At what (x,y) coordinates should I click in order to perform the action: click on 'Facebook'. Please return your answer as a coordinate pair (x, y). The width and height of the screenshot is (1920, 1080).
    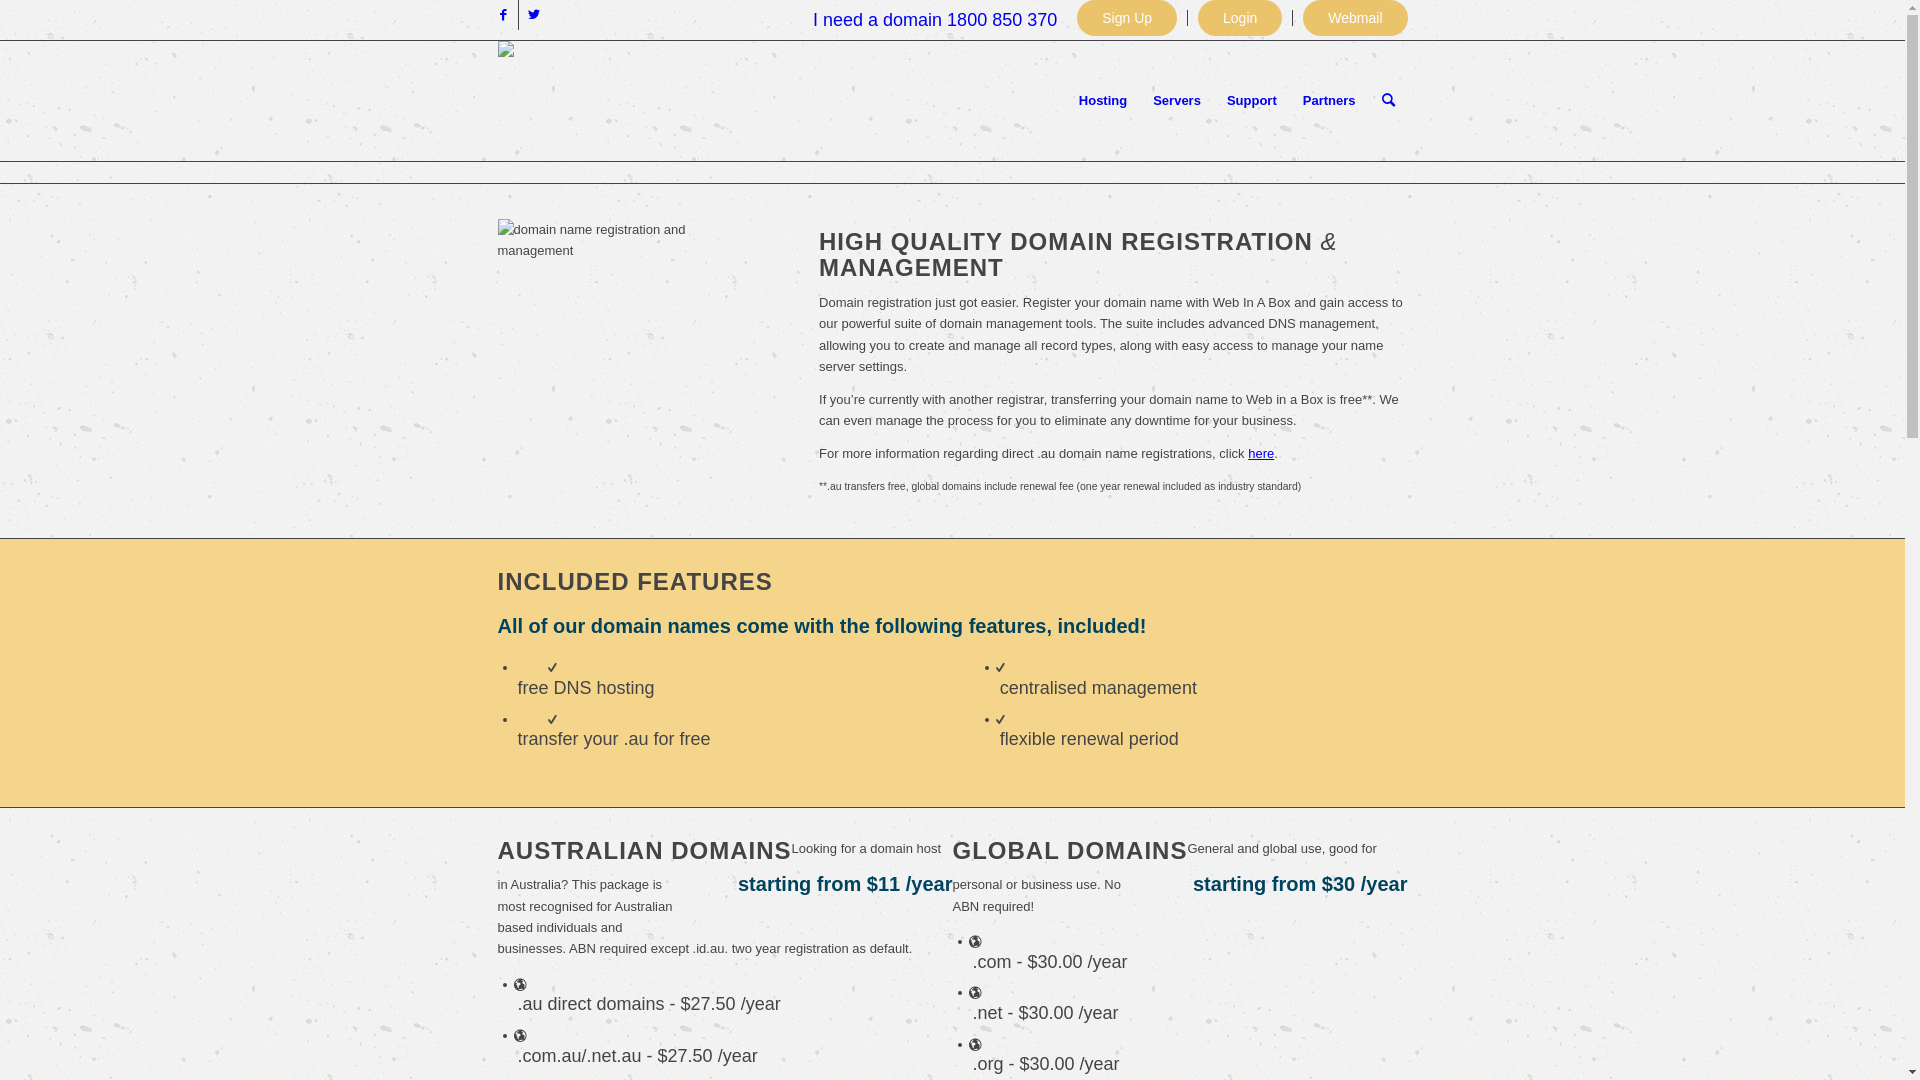
    Looking at the image, I should click on (502, 15).